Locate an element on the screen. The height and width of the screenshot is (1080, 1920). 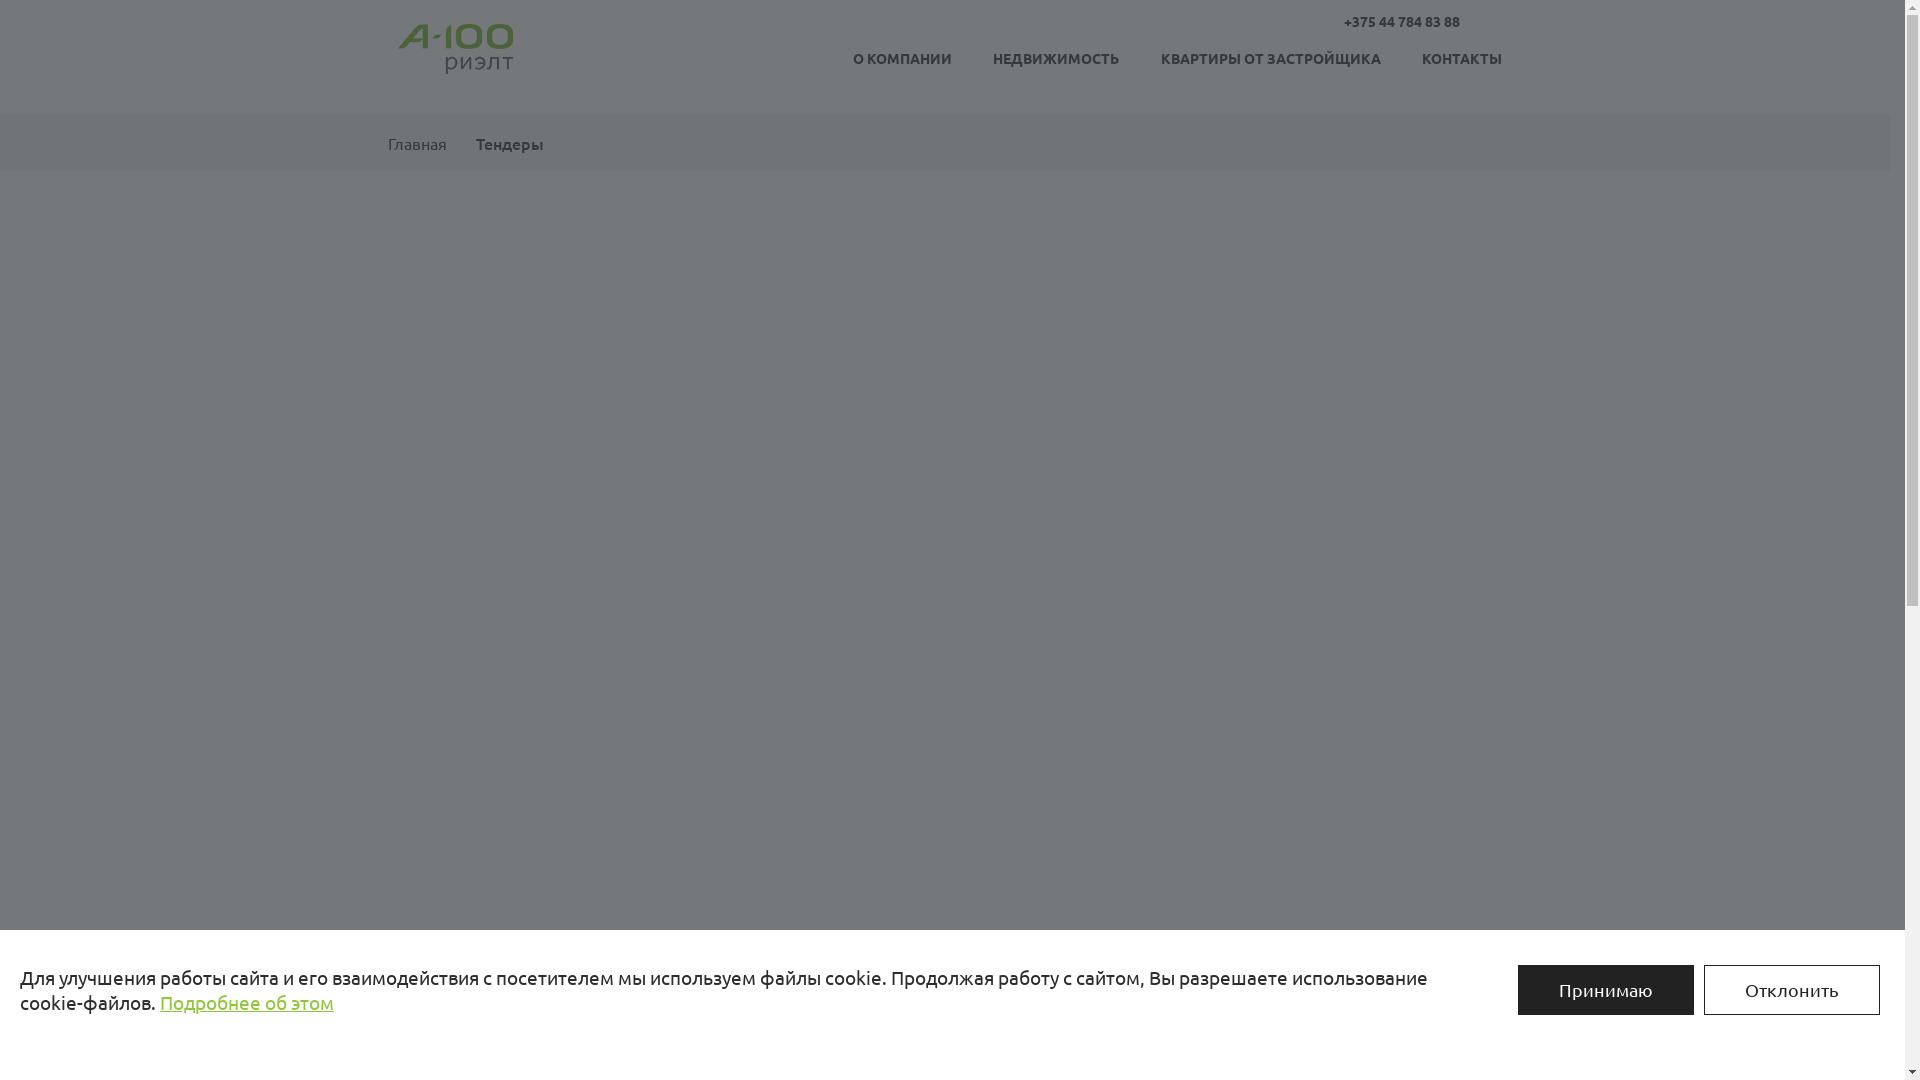
'+375 44 784 83 88' is located at coordinates (1344, 20).